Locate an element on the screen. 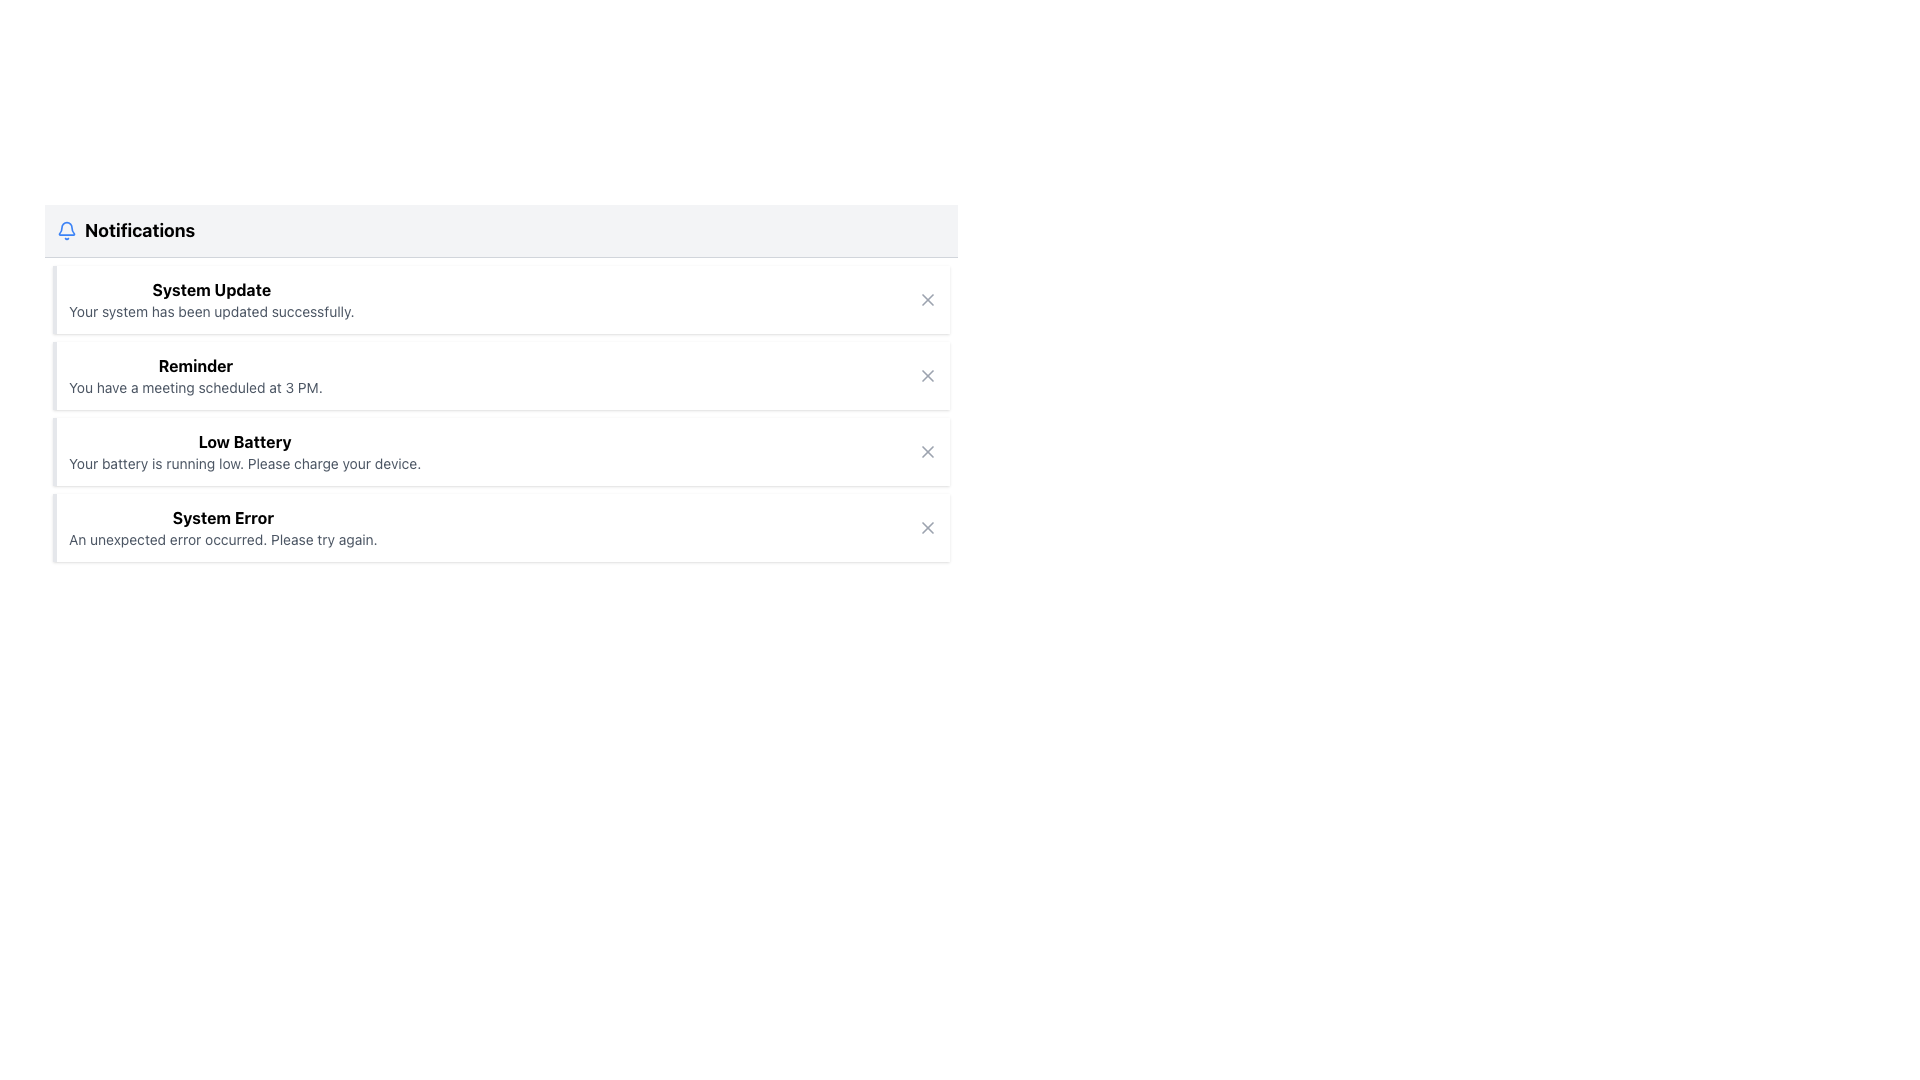 Image resolution: width=1920 pixels, height=1080 pixels. reminder notification about the scheduled meeting at 3 PM, which is located in the notification list between 'System Update' and 'Low Battery' is located at coordinates (195, 375).